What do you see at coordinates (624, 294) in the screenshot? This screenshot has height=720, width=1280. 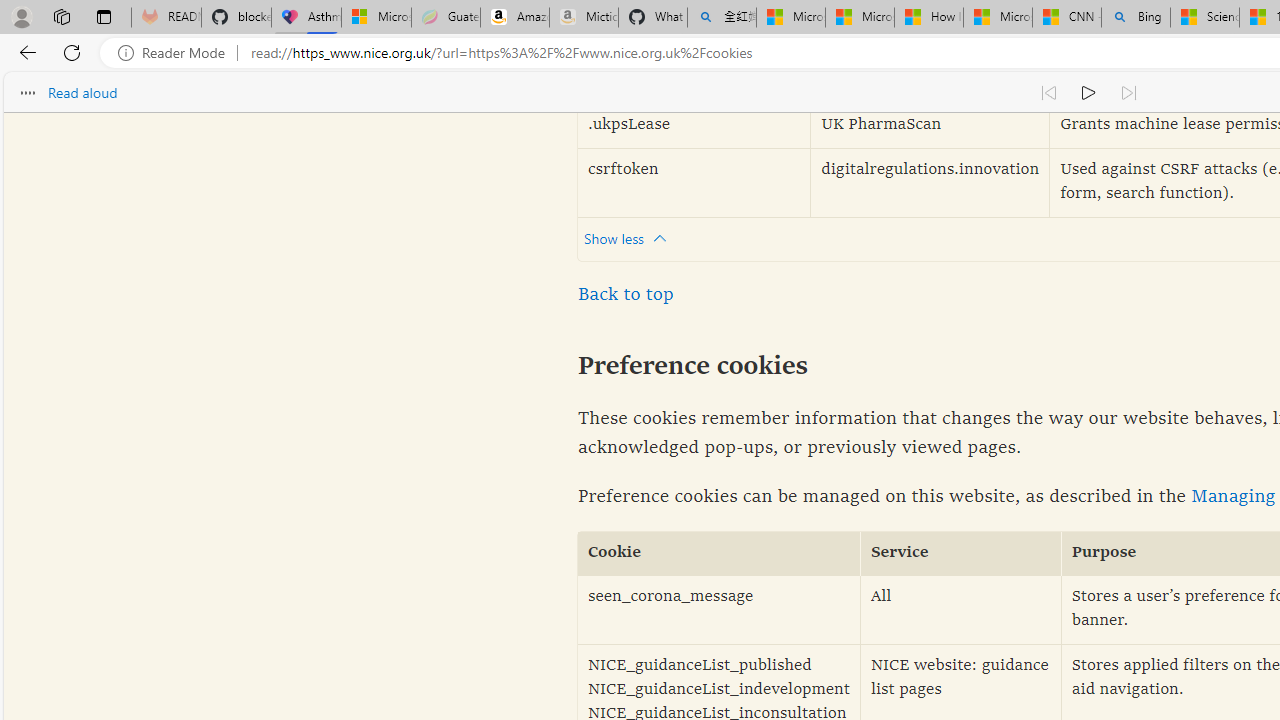 I see `'Back to top'` at bounding box center [624, 294].